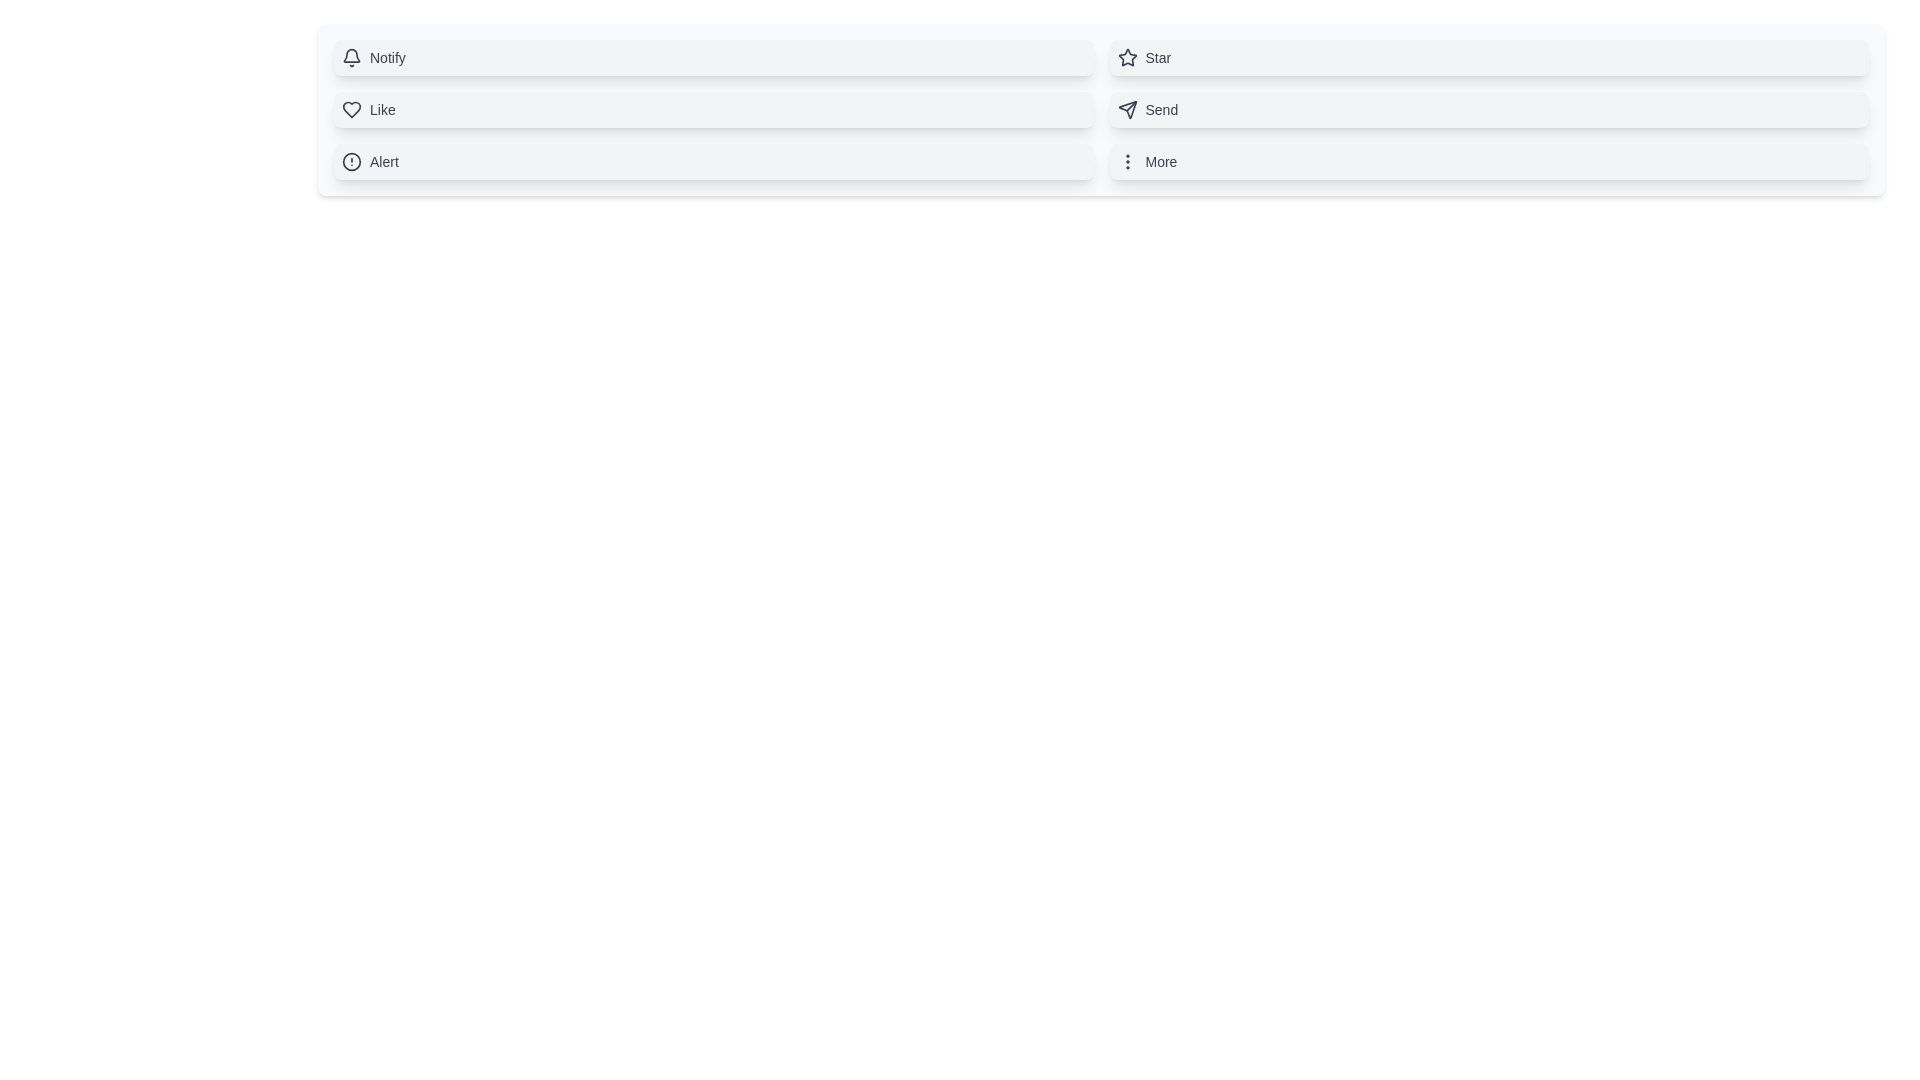 This screenshot has height=1080, width=1920. I want to click on the bell icon with a dark gray stroke and white fill, positioned to the left of the 'Notify' button, so click(351, 56).